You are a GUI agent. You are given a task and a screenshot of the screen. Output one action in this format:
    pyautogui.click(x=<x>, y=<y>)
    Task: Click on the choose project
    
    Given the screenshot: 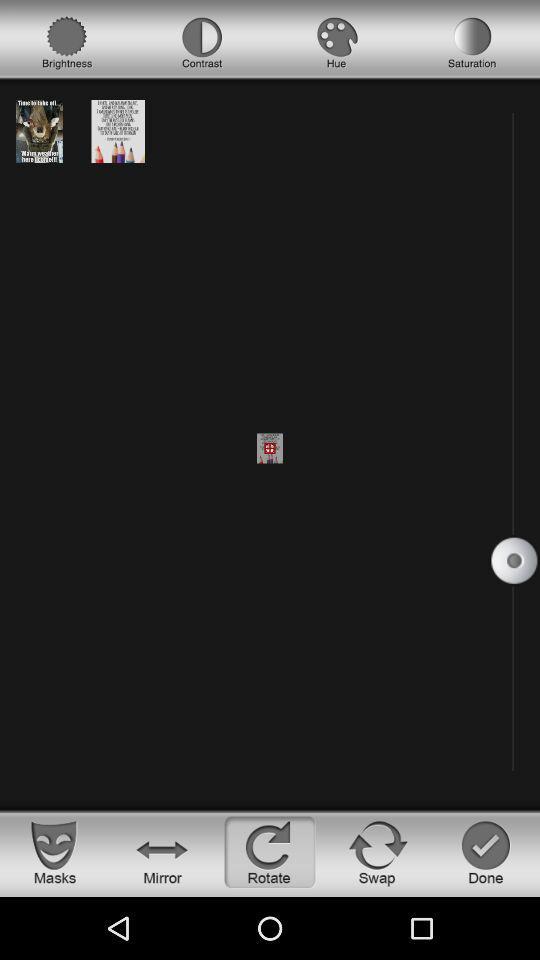 What is the action you would take?
    pyautogui.click(x=39, y=130)
    